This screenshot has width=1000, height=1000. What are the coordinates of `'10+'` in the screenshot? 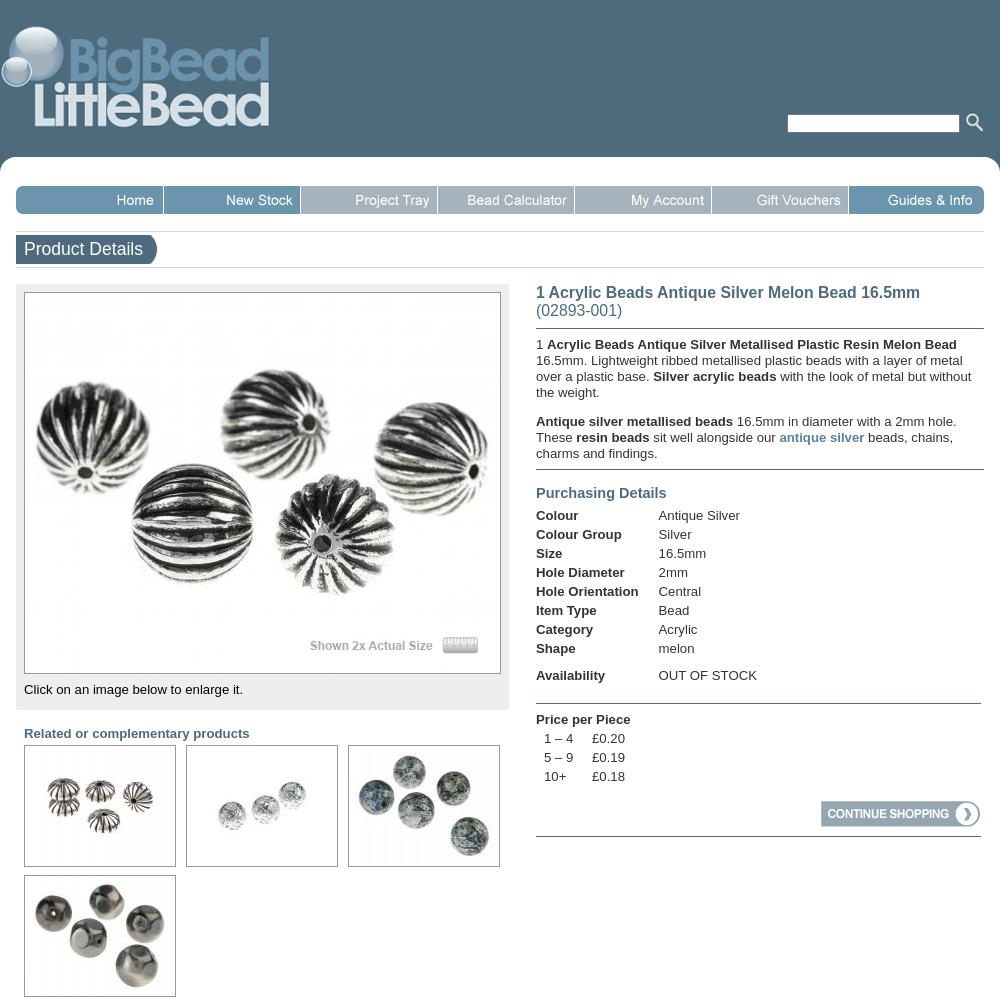 It's located at (544, 776).